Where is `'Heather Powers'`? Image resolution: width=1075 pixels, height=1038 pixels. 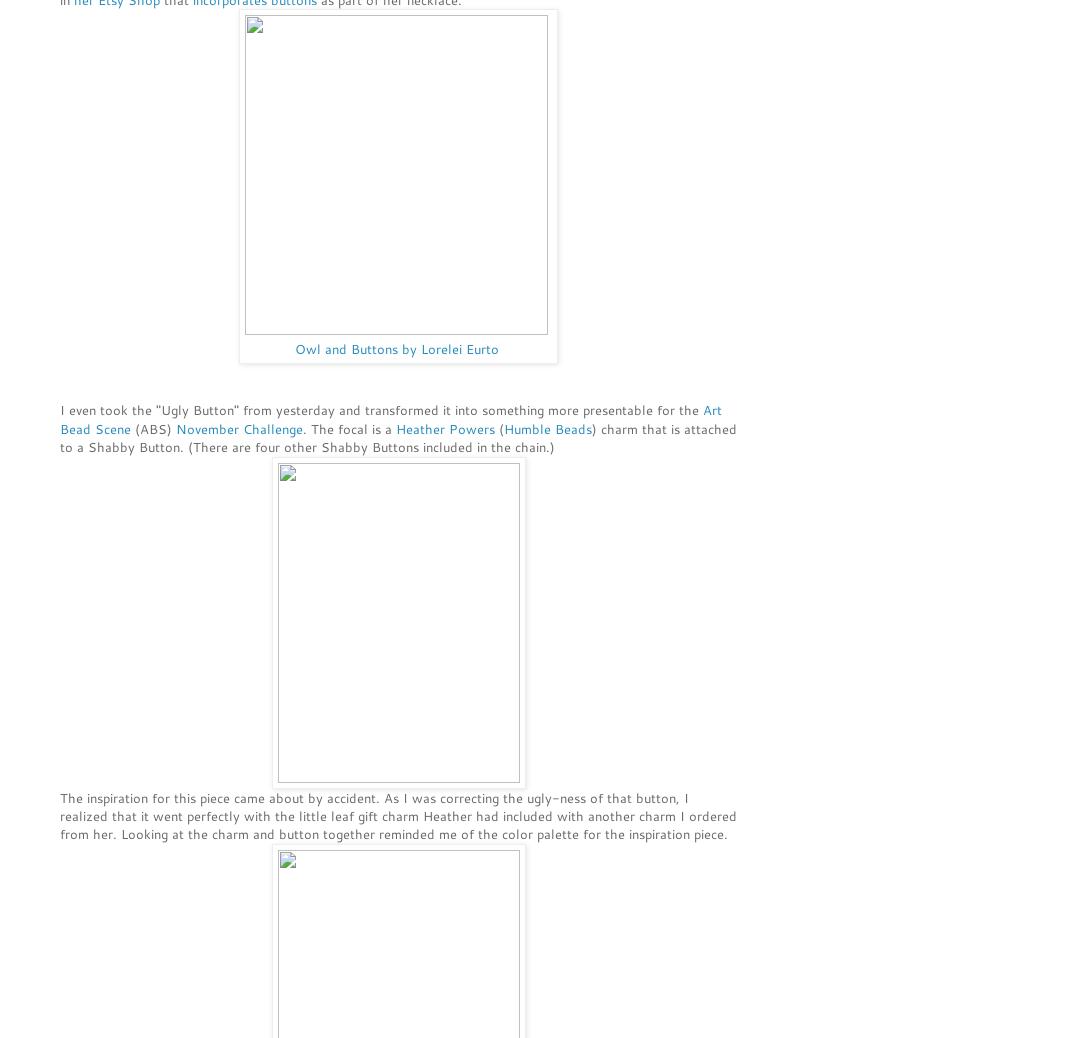
'Heather Powers' is located at coordinates (445, 427).